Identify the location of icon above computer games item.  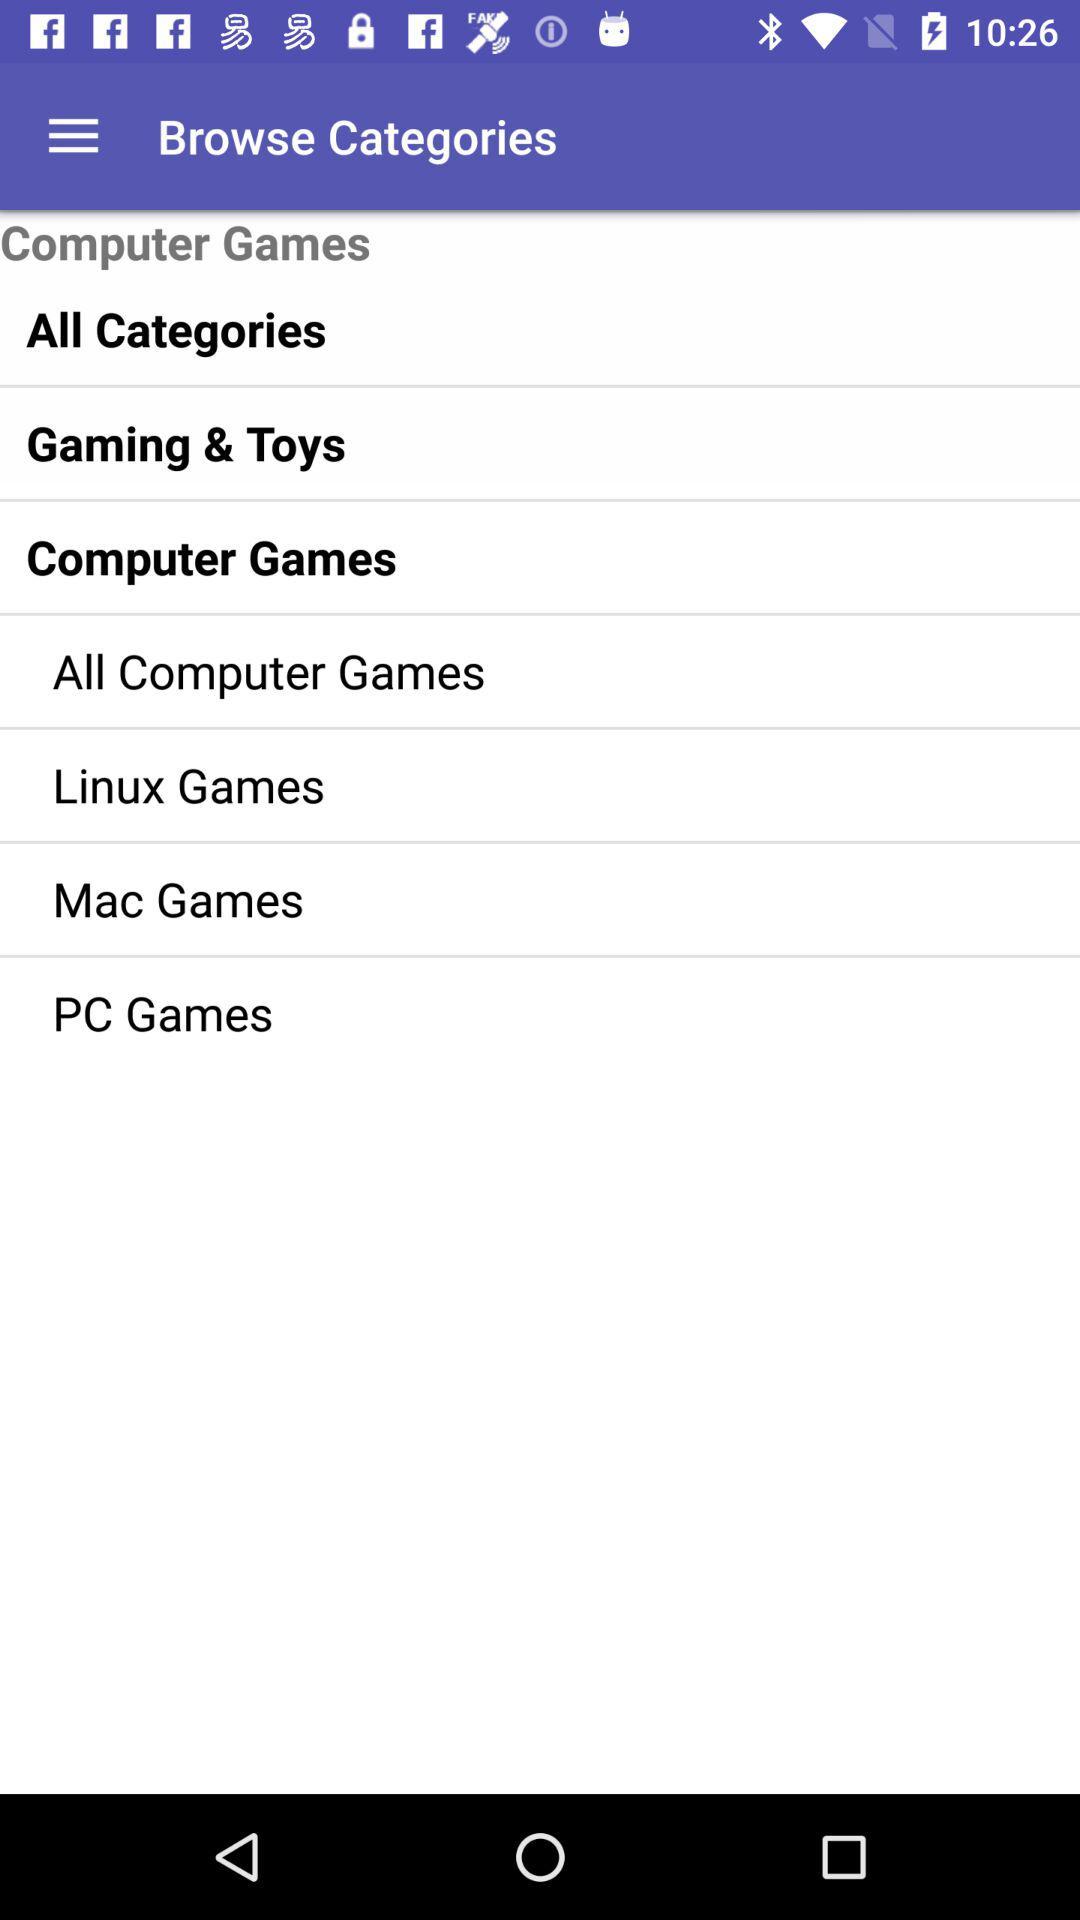
(72, 135).